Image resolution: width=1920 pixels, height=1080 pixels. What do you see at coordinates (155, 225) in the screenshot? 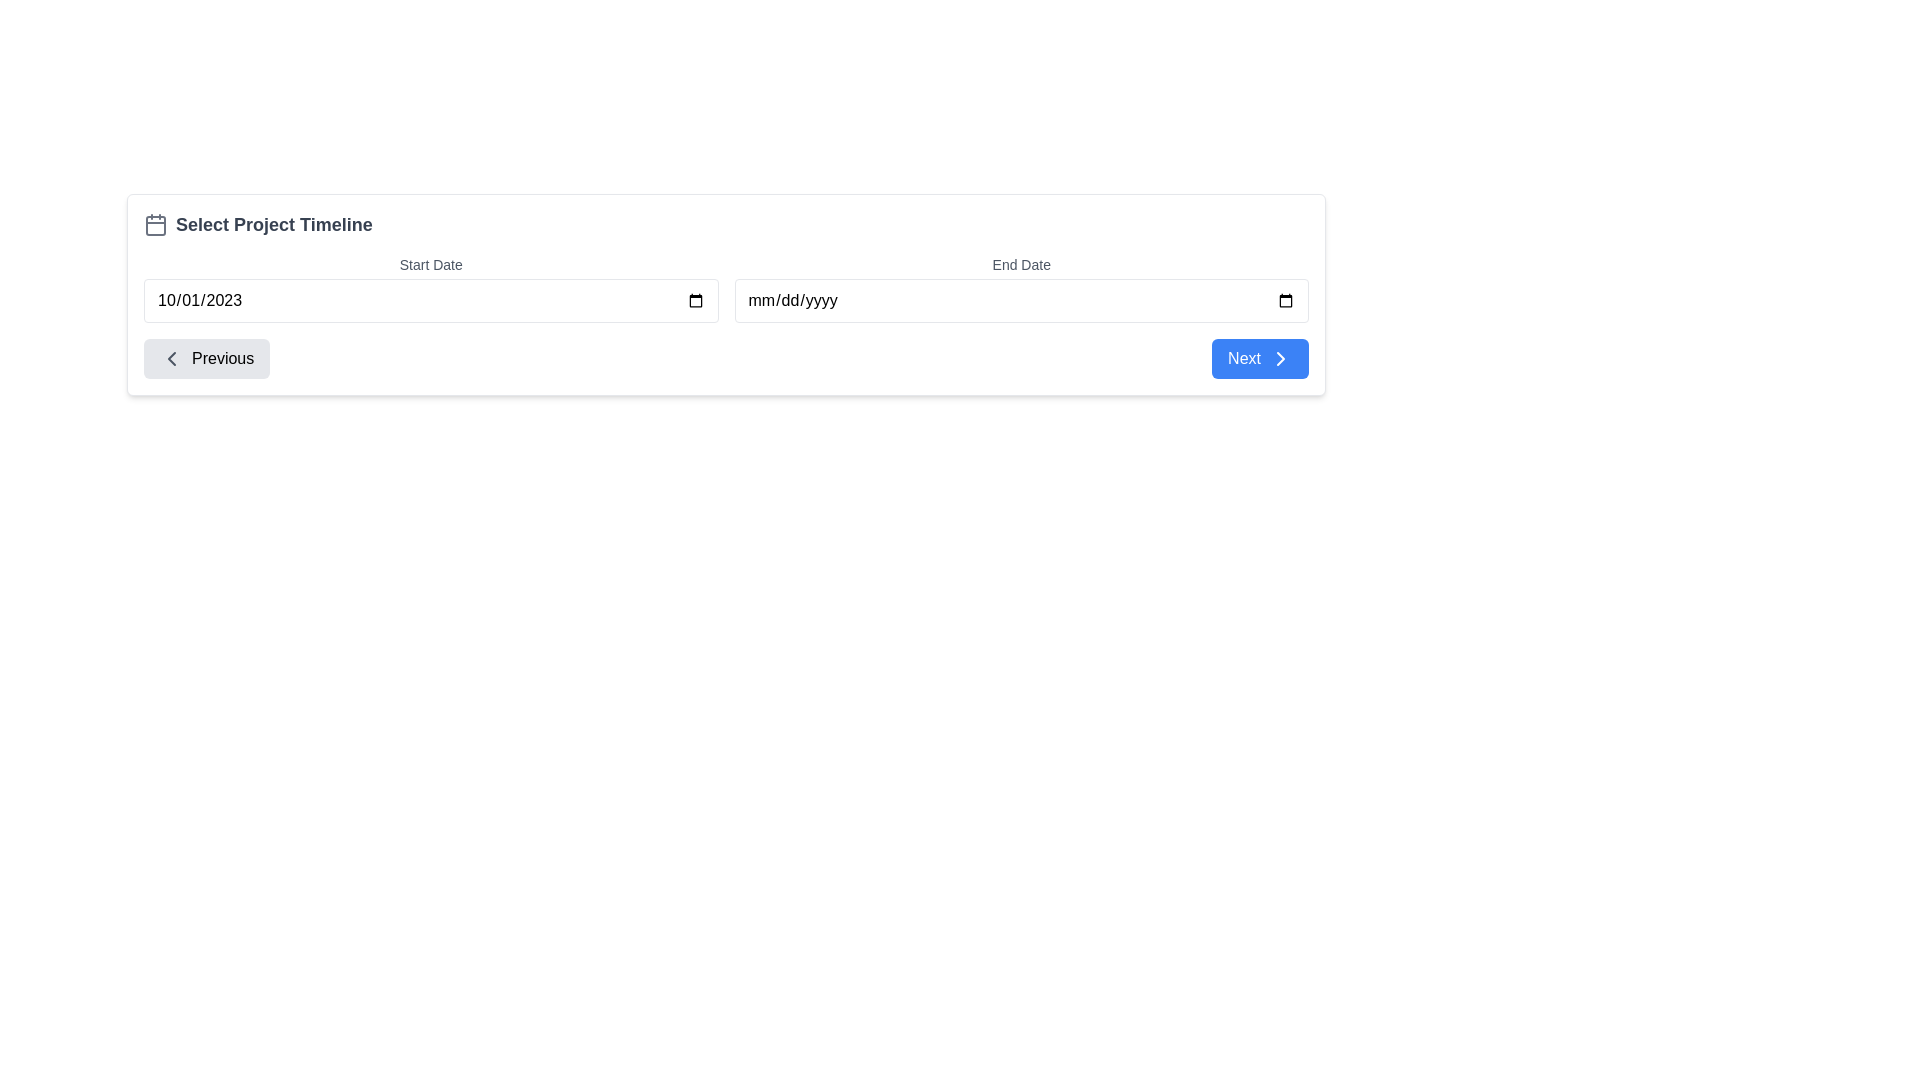
I see `the decorative graphical component within the calendar icon next to the 'Select Project Timeline' label` at bounding box center [155, 225].